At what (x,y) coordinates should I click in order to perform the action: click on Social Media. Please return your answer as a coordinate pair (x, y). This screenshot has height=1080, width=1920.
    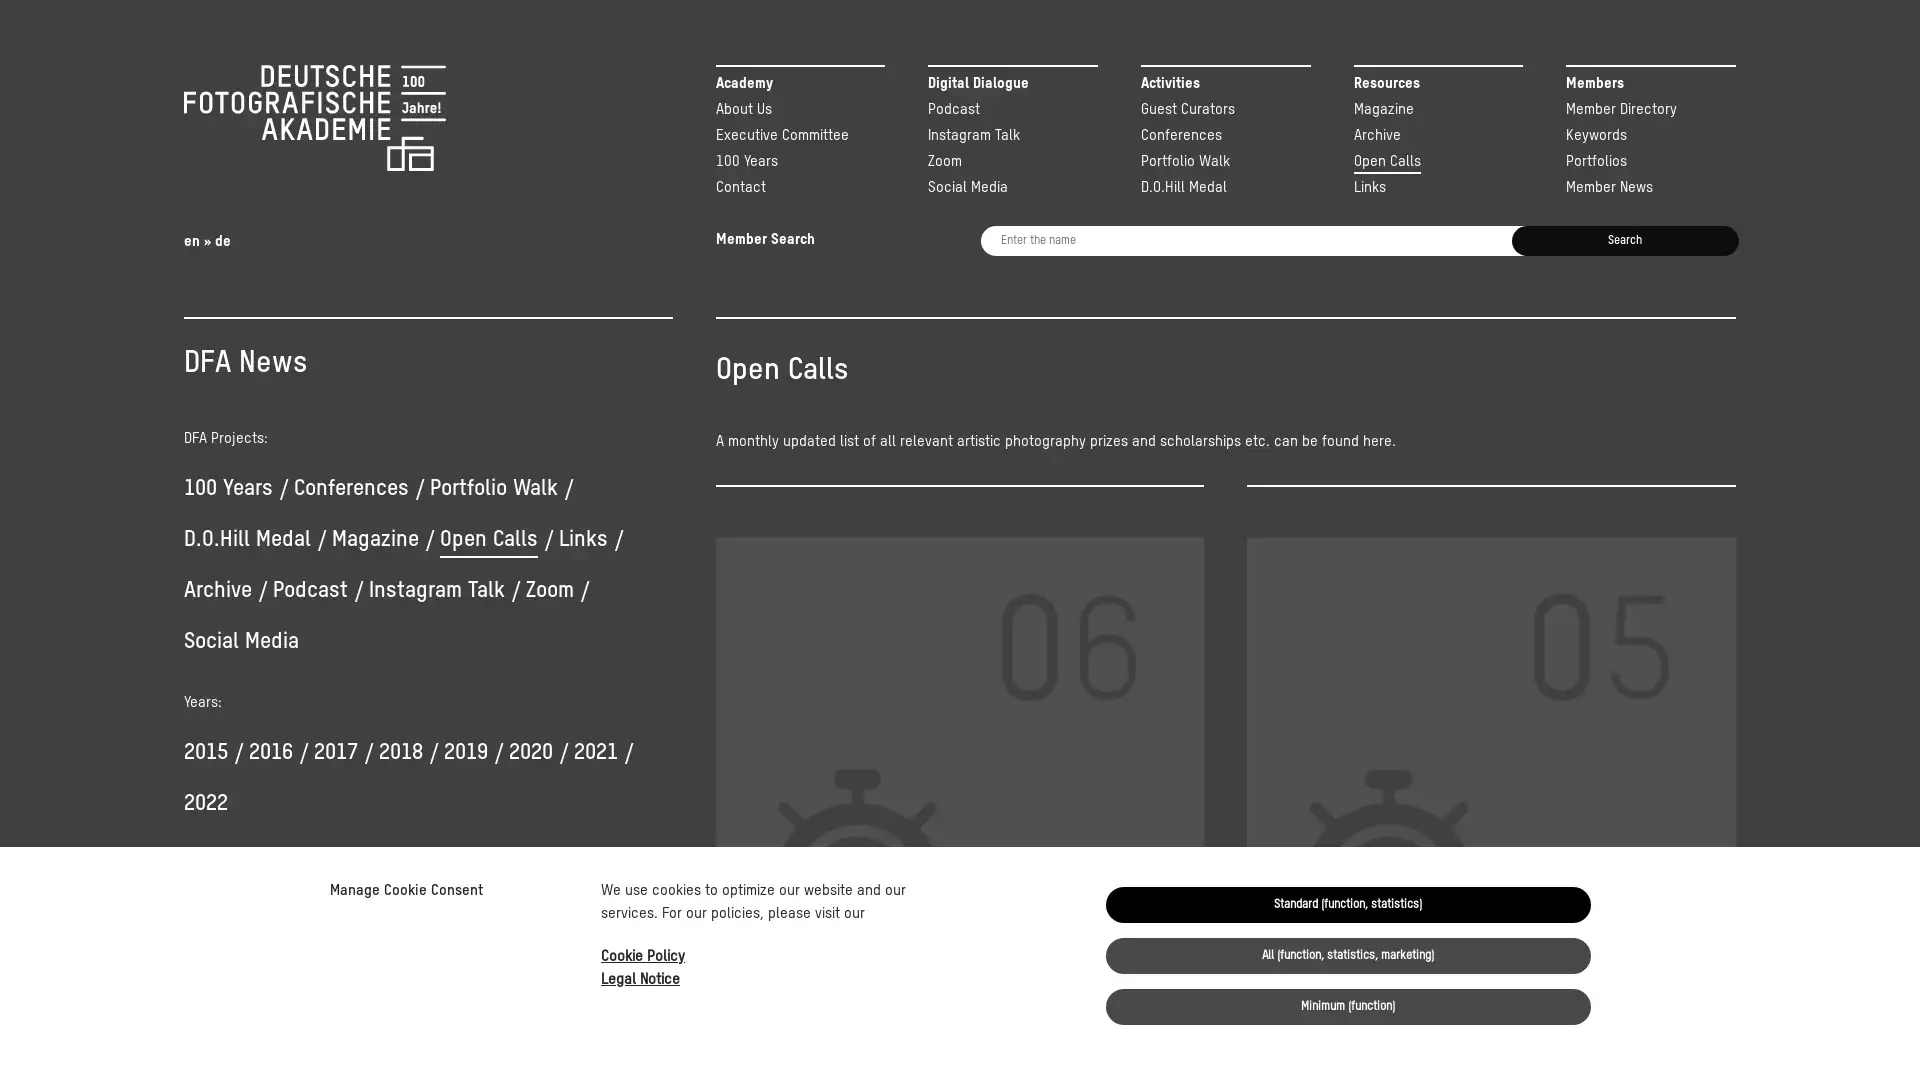
    Looking at the image, I should click on (240, 641).